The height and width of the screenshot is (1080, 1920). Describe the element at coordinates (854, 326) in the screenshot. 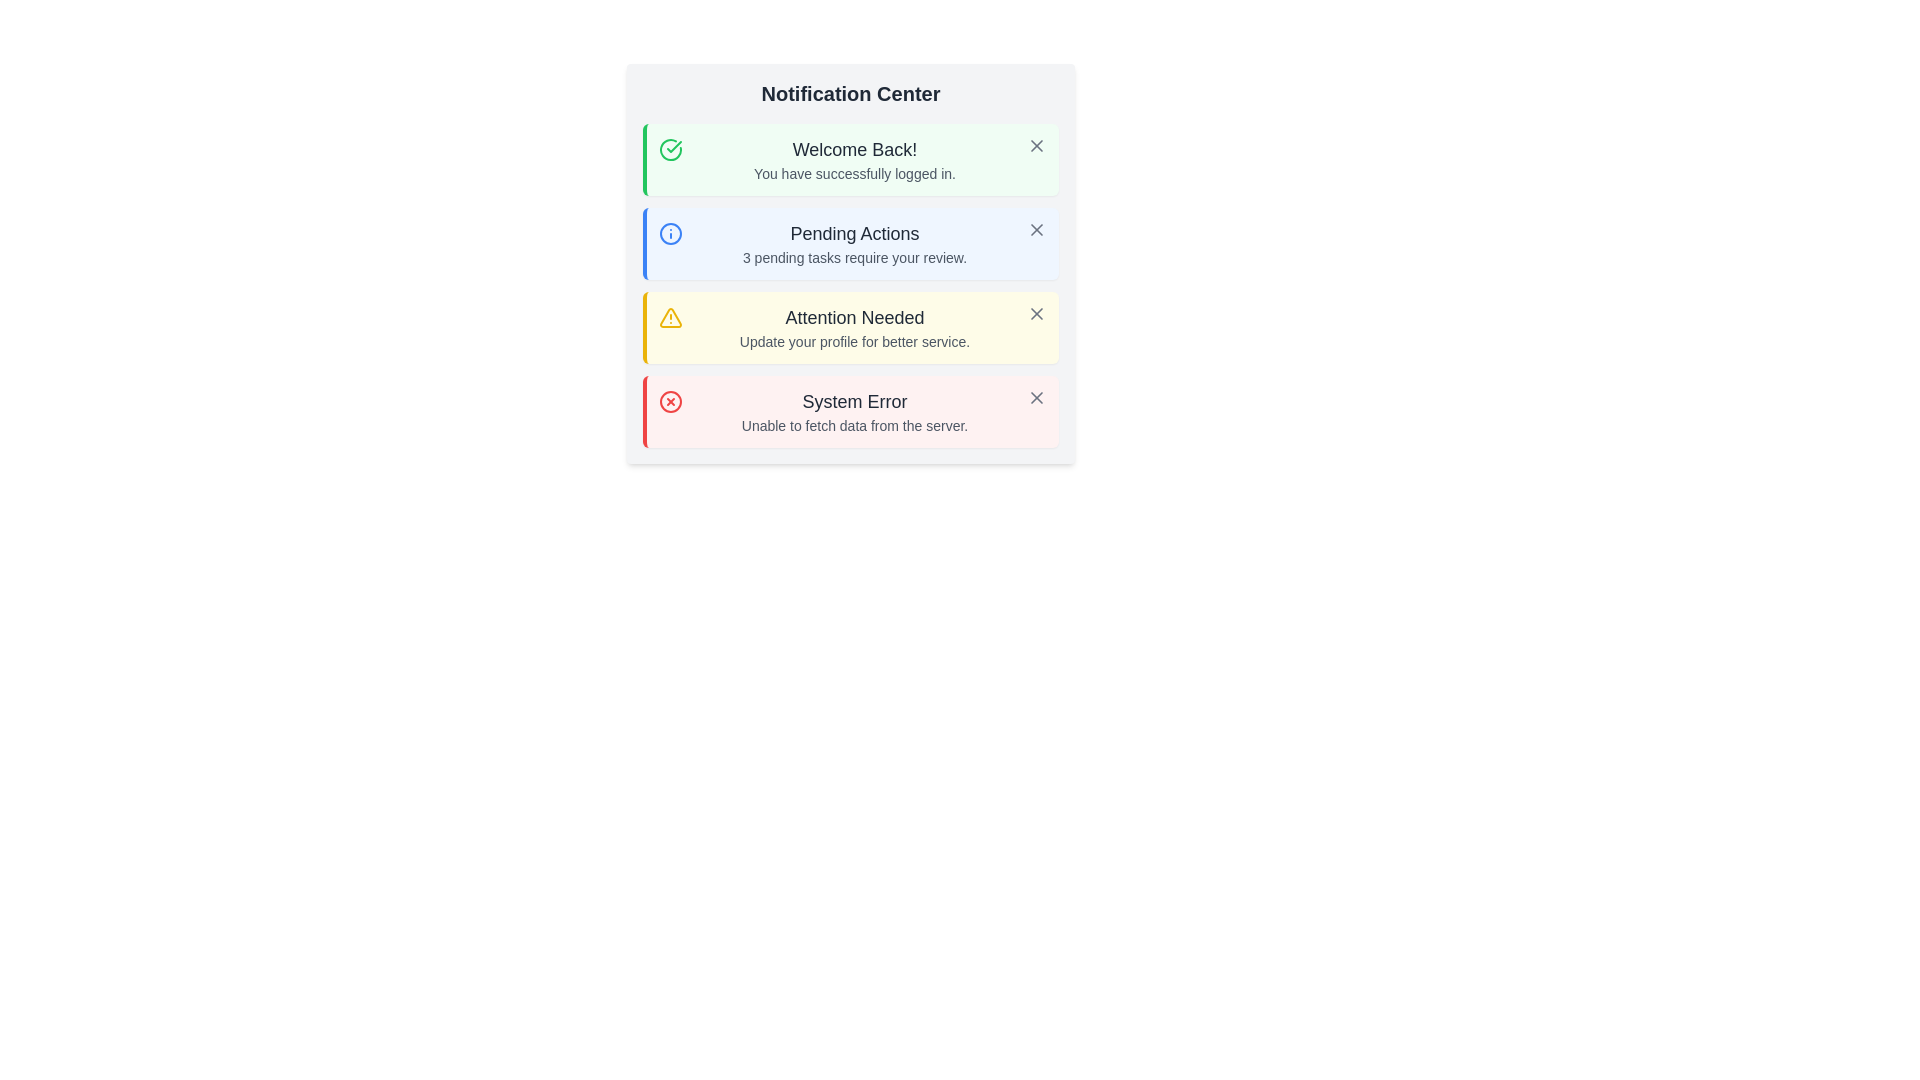

I see `the third notification item in the Notification Center that states 'Attention Needed' and prompts to 'Update your profile for better service.'` at that location.